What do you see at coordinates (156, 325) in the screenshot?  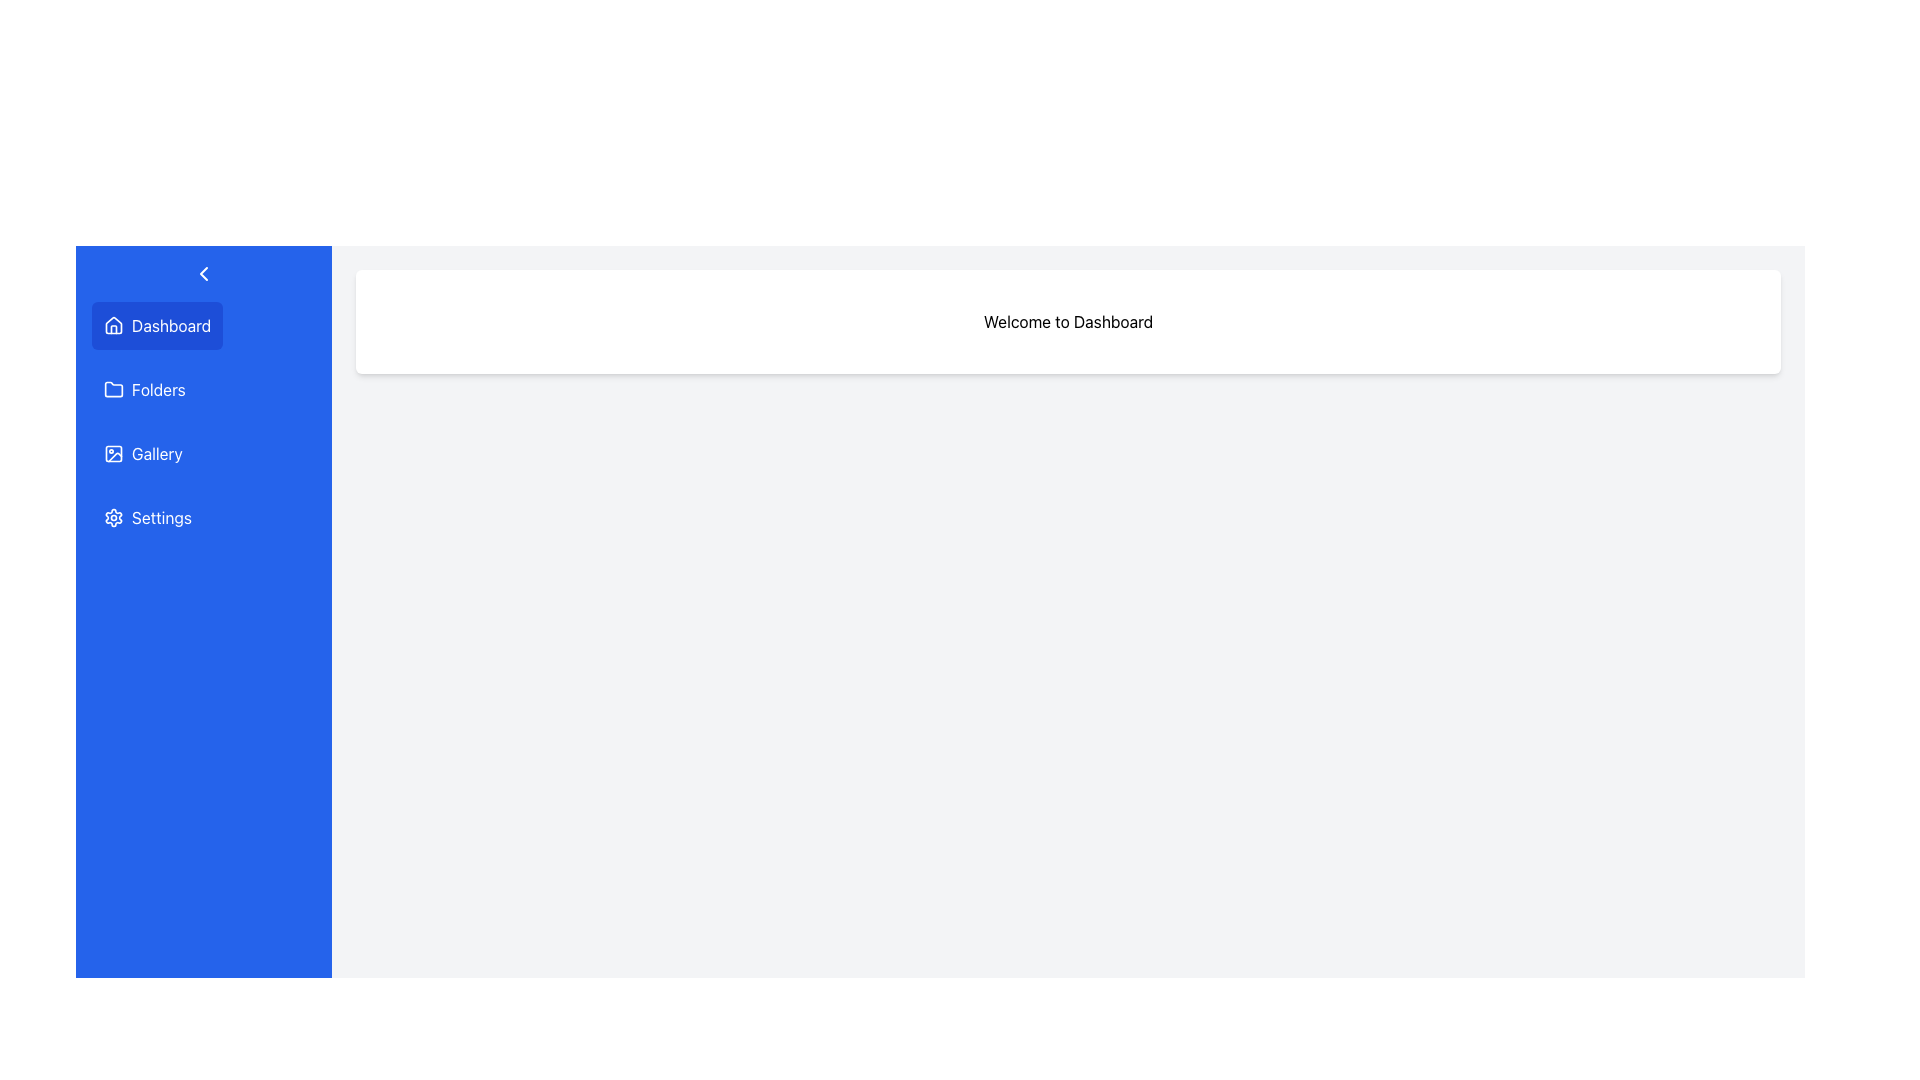 I see `the 'Dashboard' button in the sidebar navigation menu` at bounding box center [156, 325].